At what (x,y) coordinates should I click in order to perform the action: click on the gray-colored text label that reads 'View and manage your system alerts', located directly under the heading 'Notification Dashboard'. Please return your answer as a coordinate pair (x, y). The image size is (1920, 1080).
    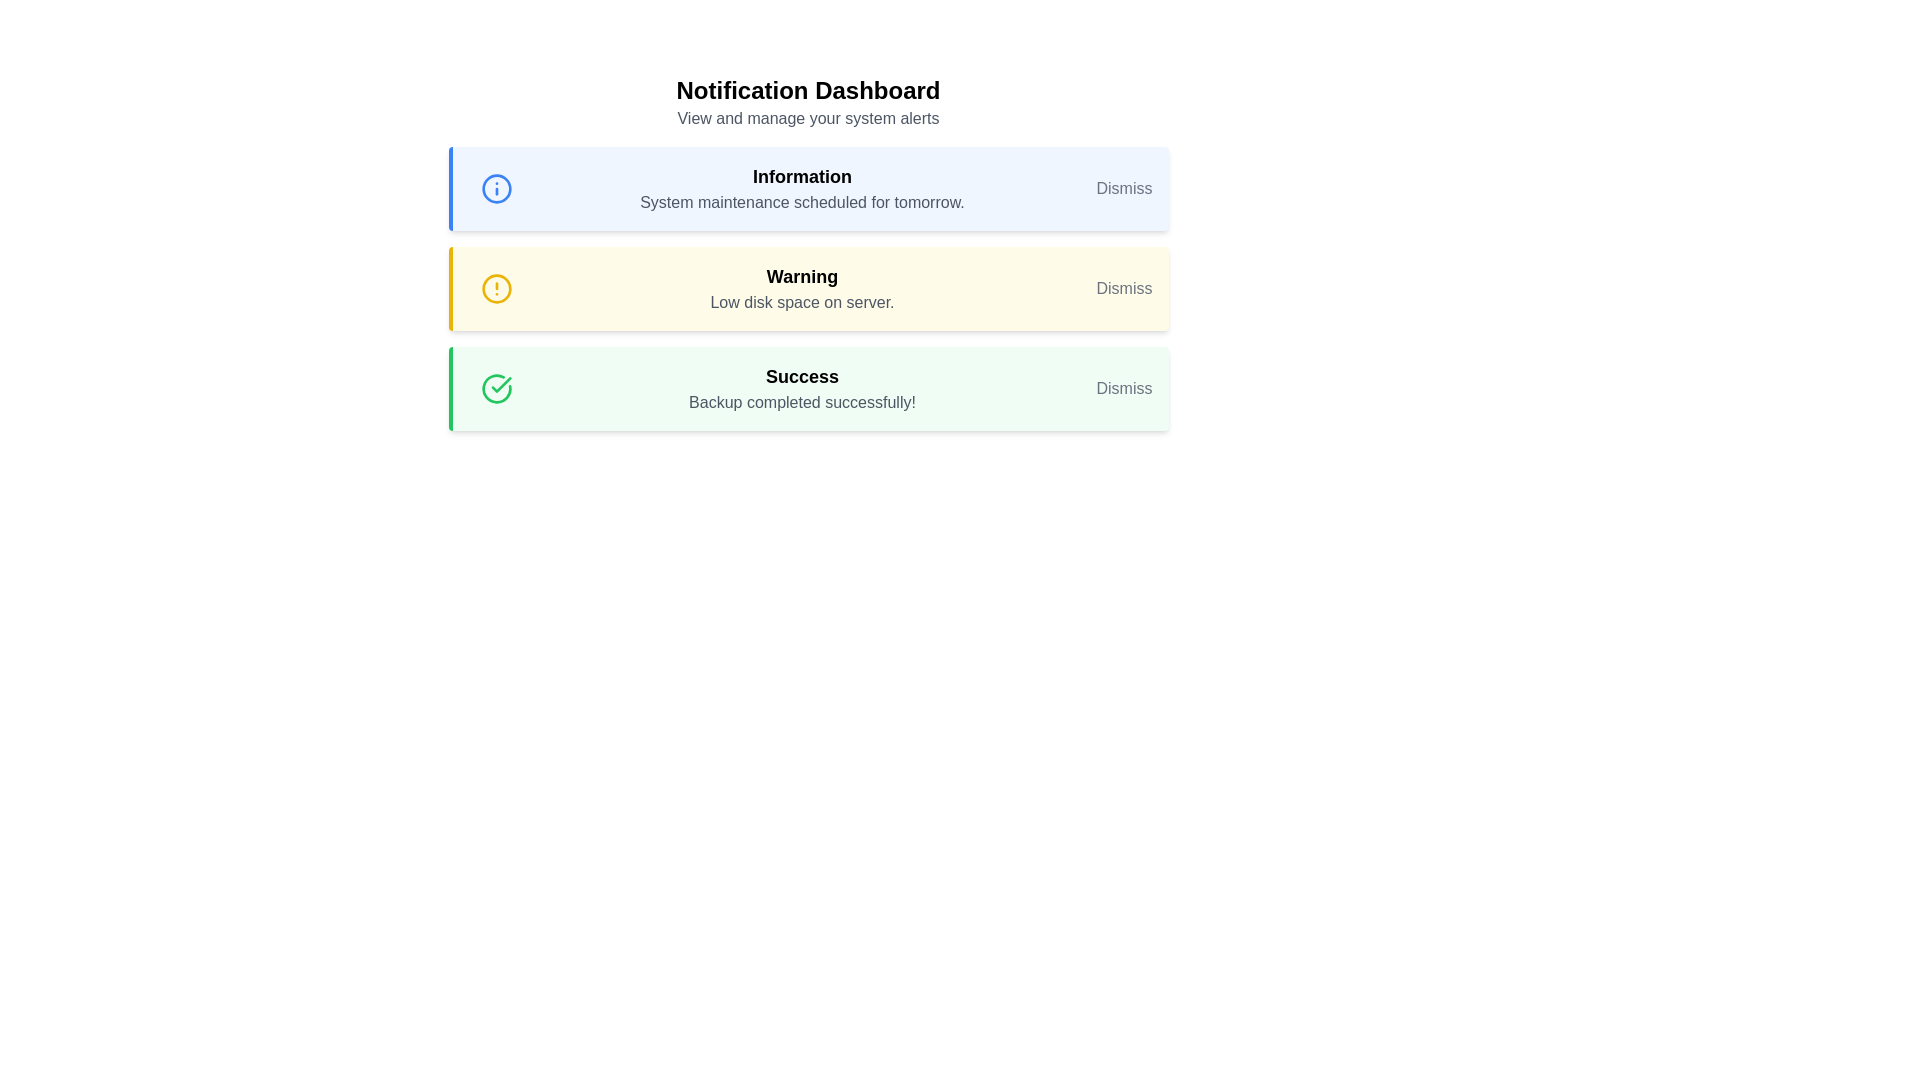
    Looking at the image, I should click on (808, 119).